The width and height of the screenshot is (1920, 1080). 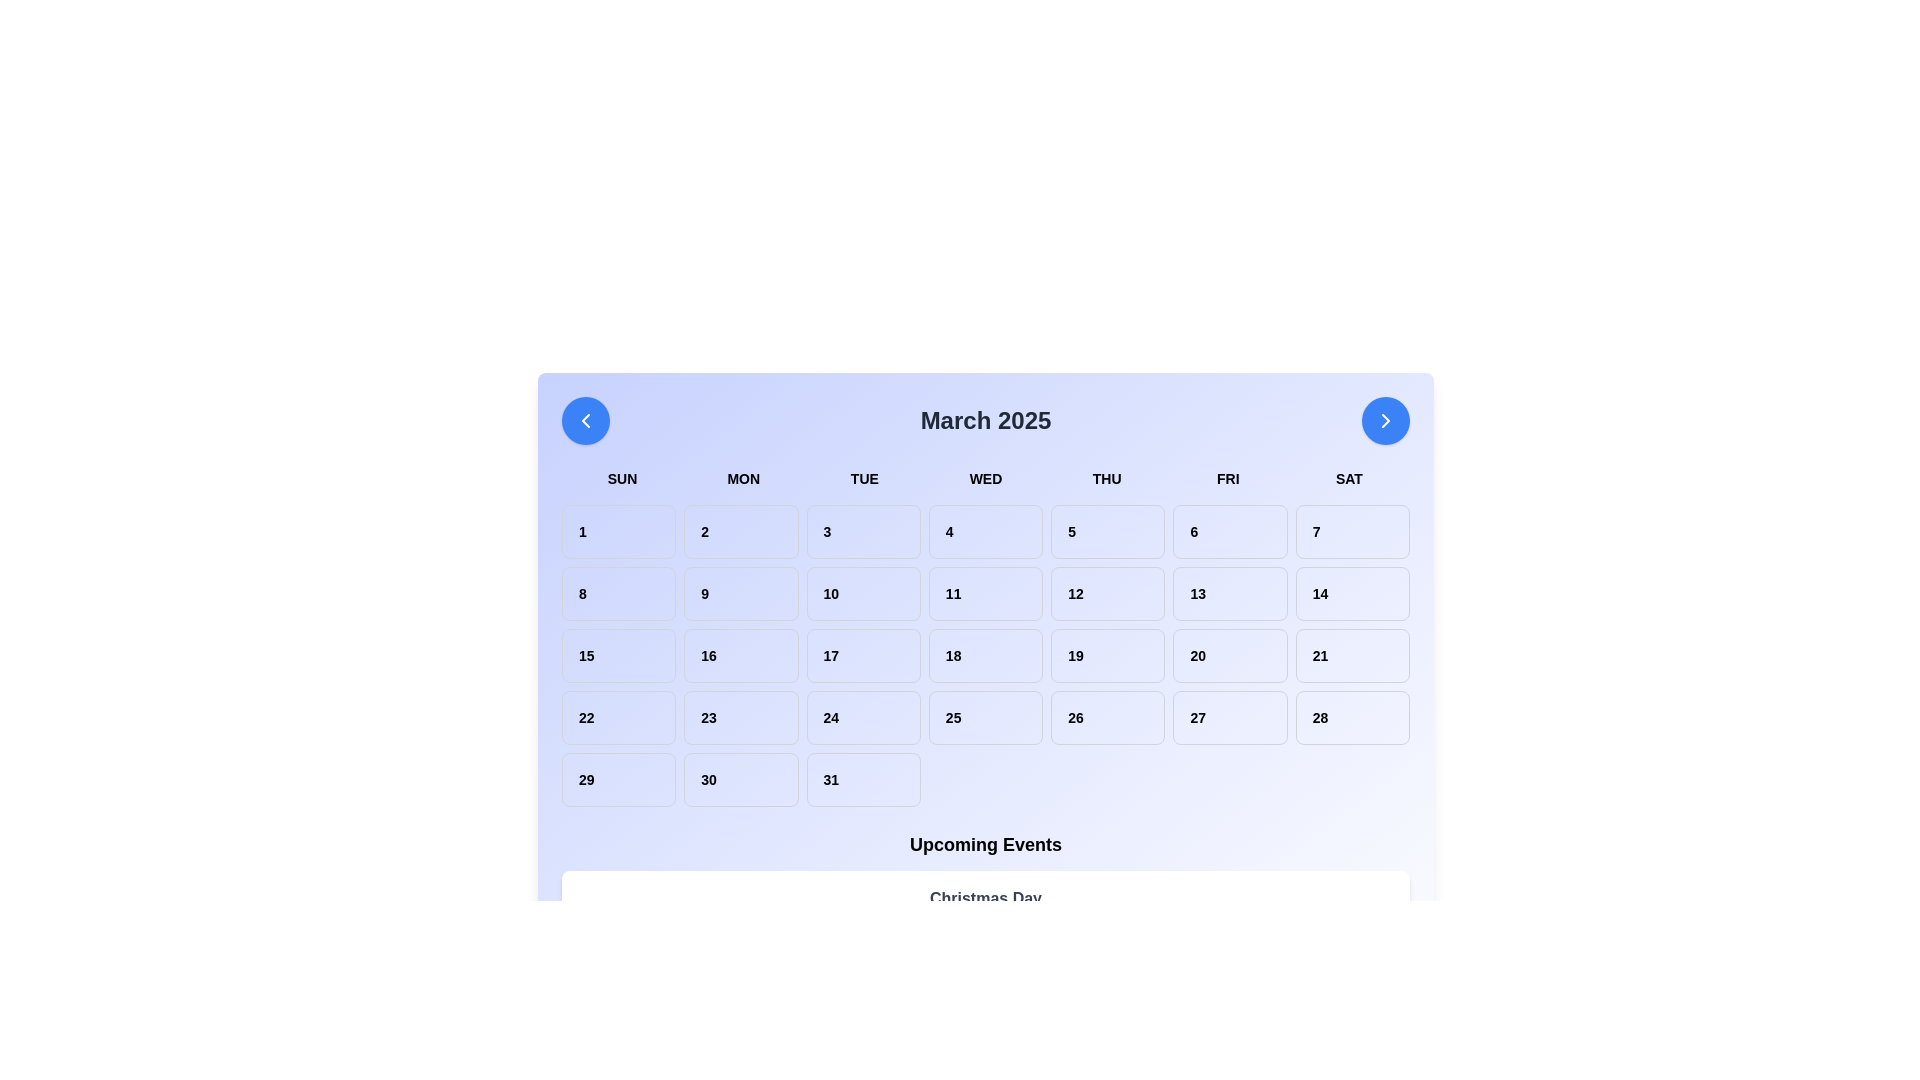 I want to click on the bold, uppercase text label displaying 'Tue', which is the third item in a horizontal layout of day labels for the week, so click(x=864, y=478).